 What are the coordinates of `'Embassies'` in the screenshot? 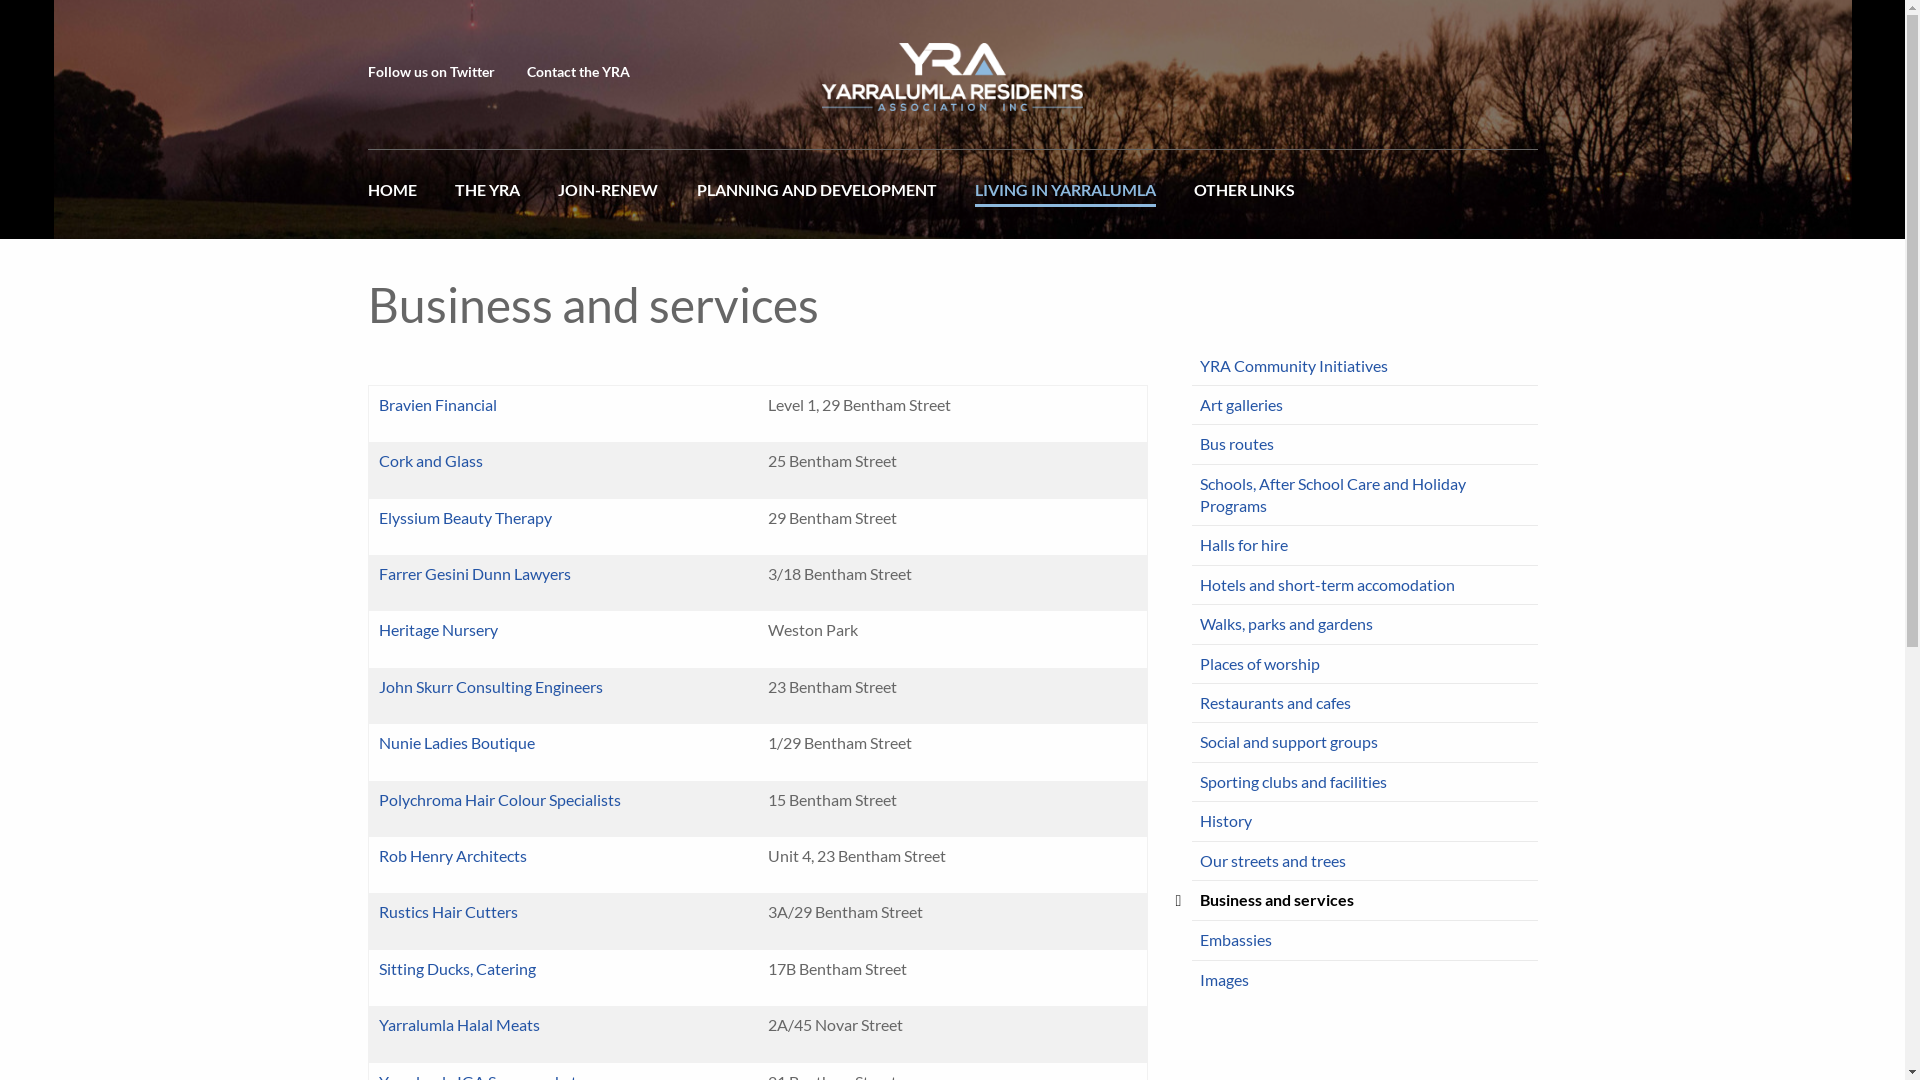 It's located at (1363, 940).